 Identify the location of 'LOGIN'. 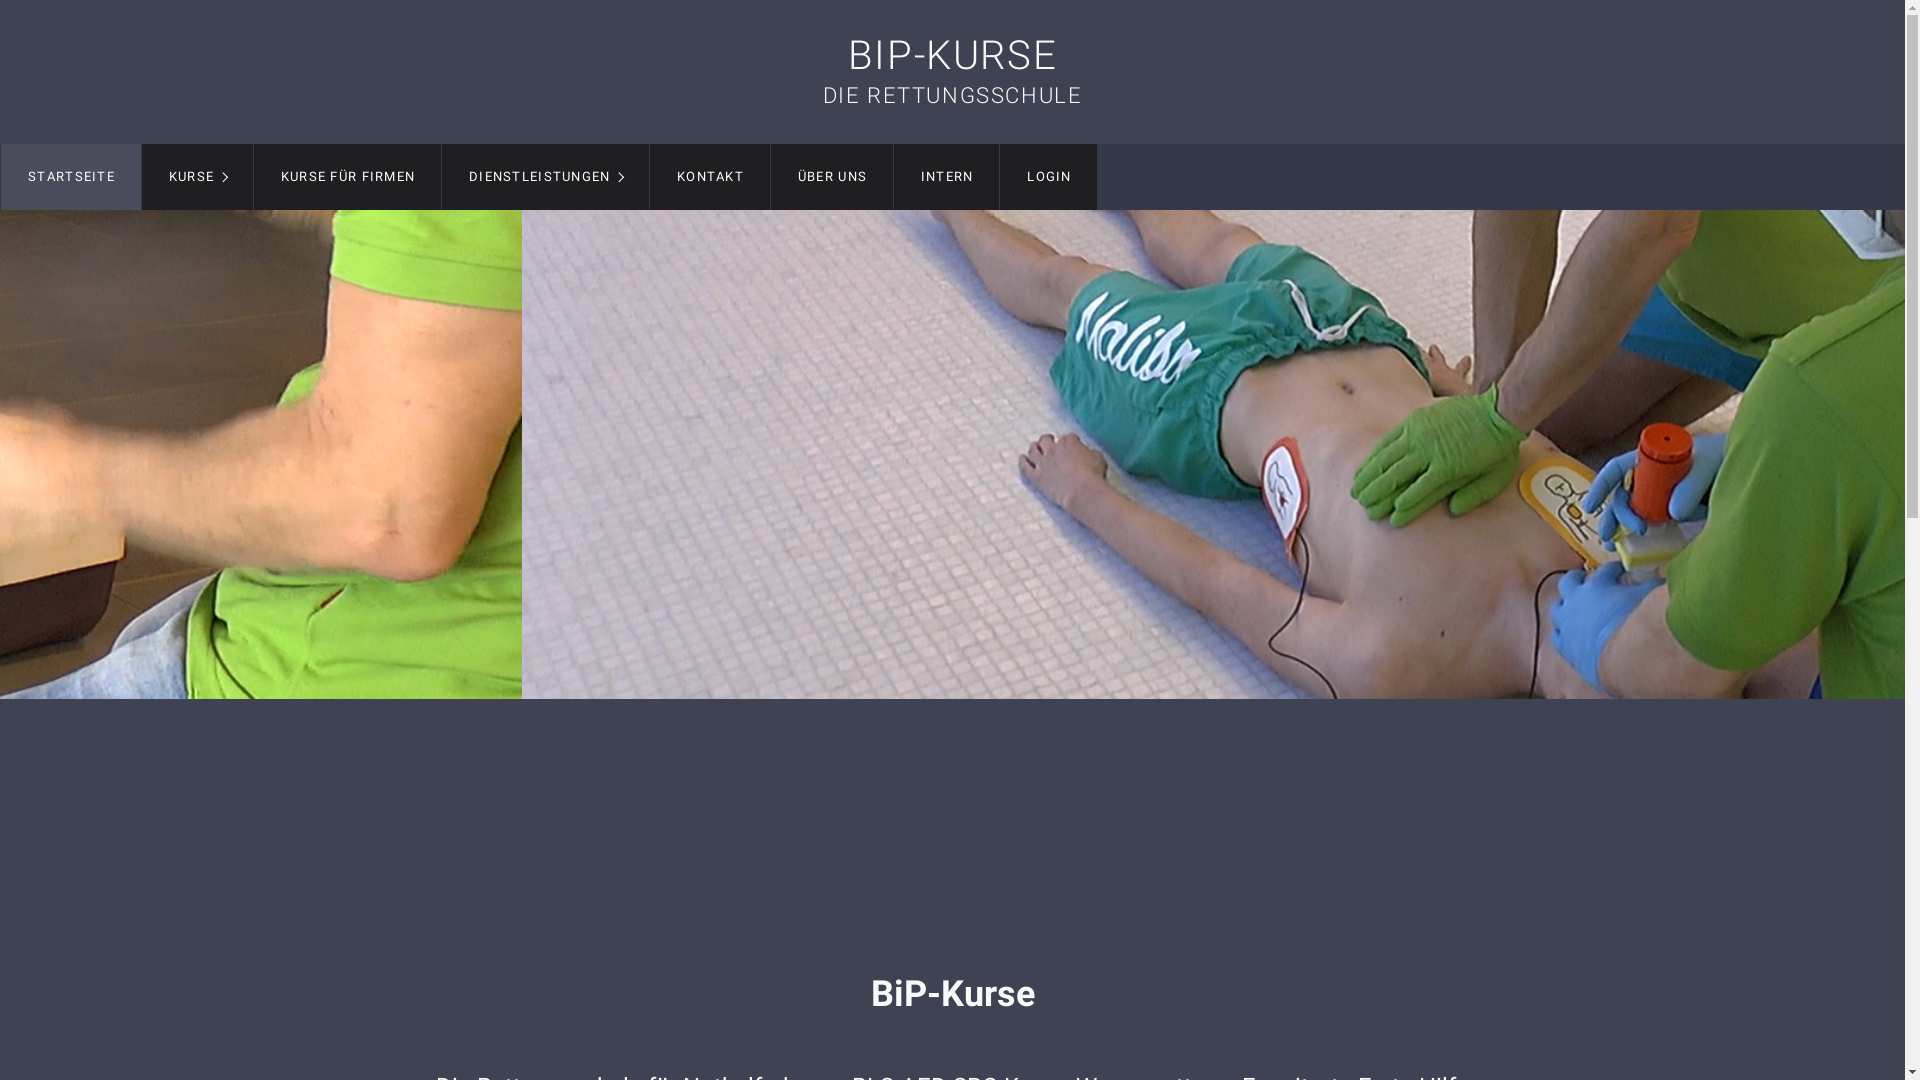
(999, 176).